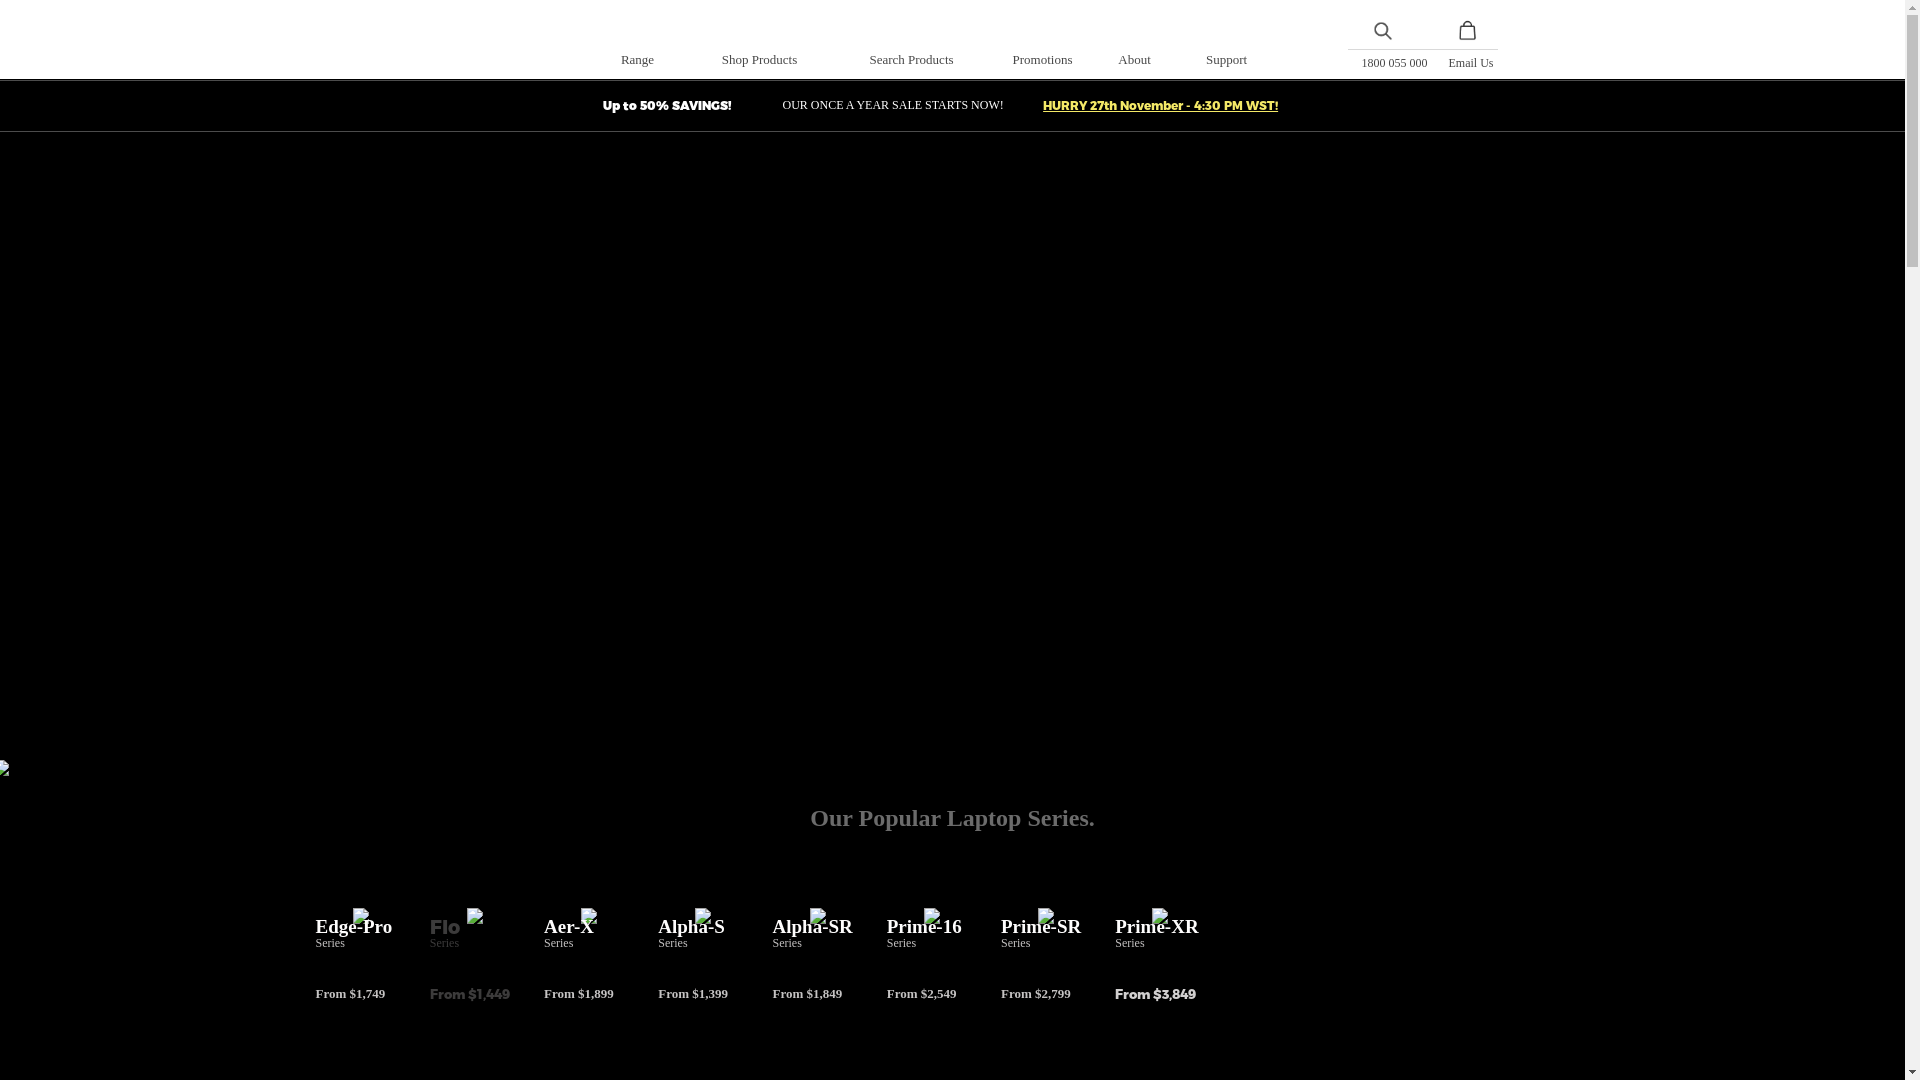 The width and height of the screenshot is (1920, 1080). What do you see at coordinates (910, 58) in the screenshot?
I see `'Search Products'` at bounding box center [910, 58].